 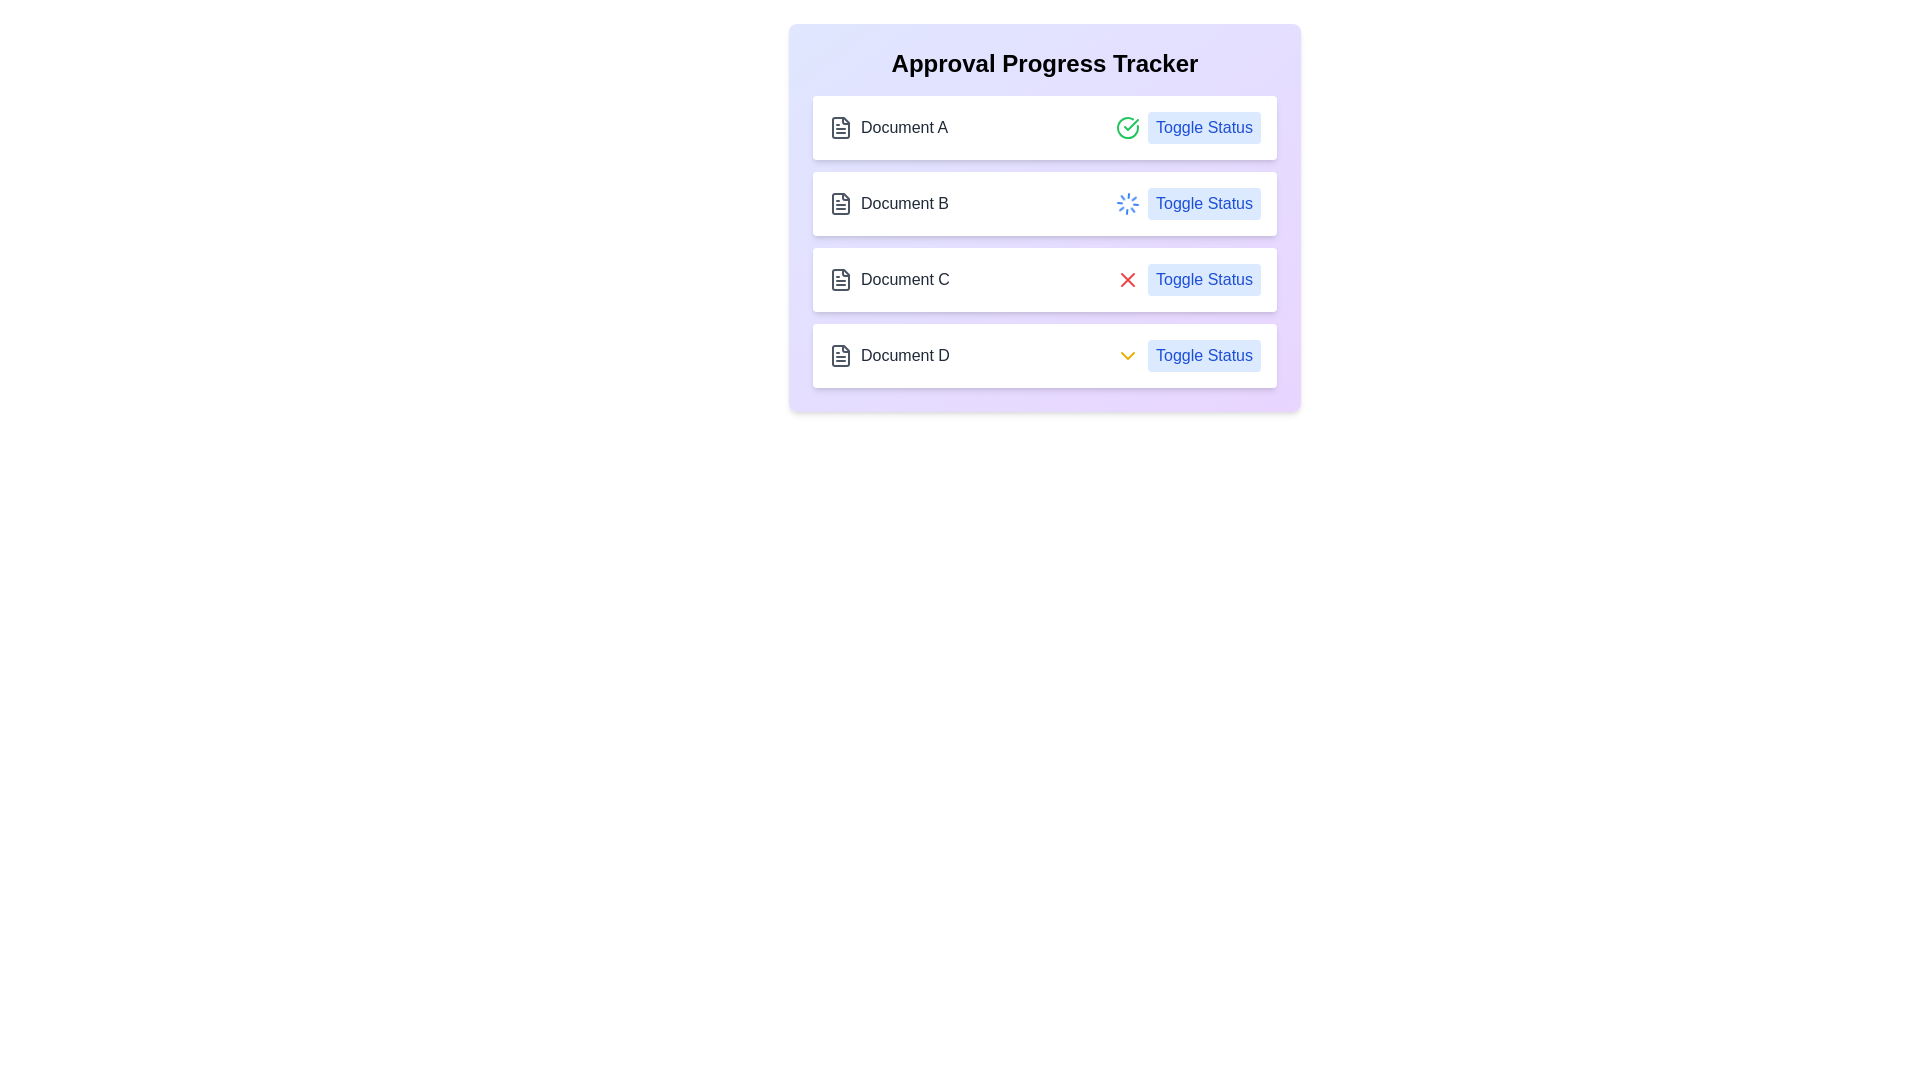 What do you see at coordinates (888, 354) in the screenshot?
I see `the 'Document D' label with the document icon located in the fourth row under 'Approval Progress Tracker'` at bounding box center [888, 354].